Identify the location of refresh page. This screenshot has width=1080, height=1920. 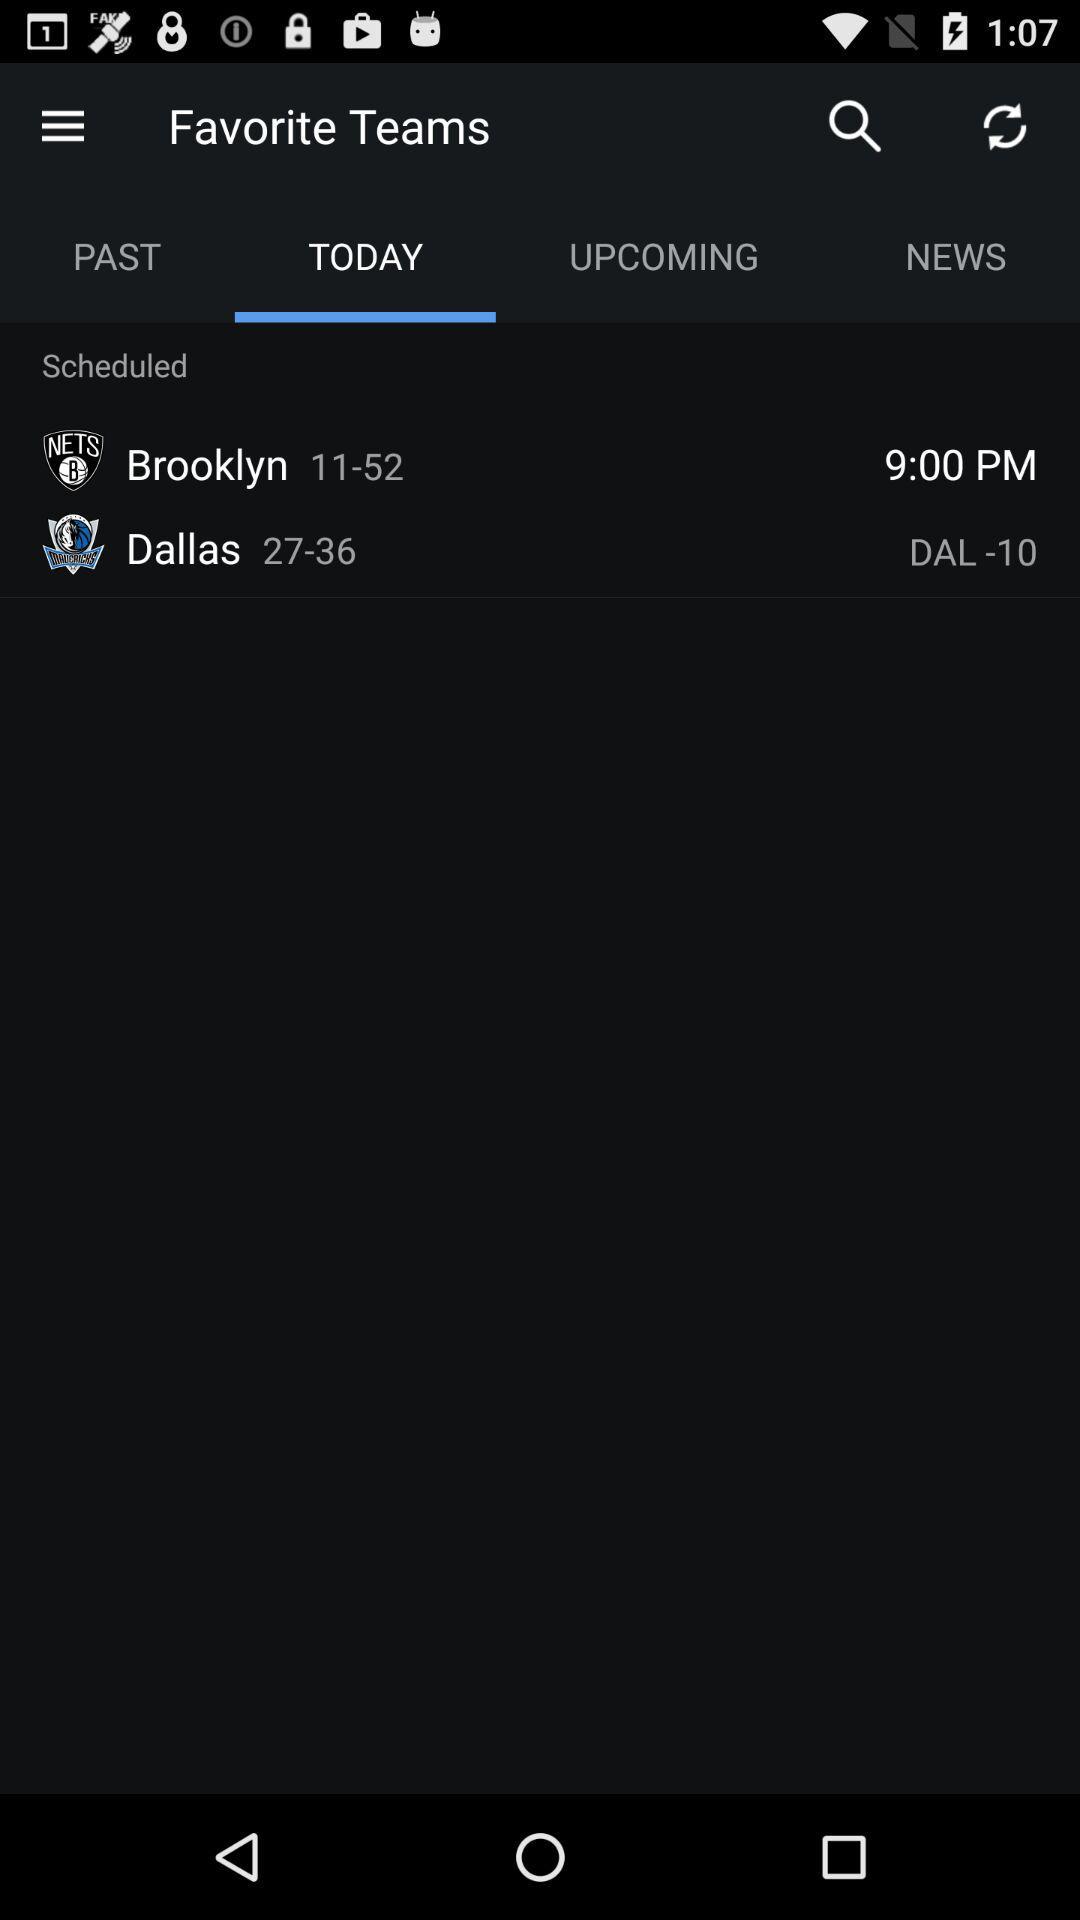
(1005, 124).